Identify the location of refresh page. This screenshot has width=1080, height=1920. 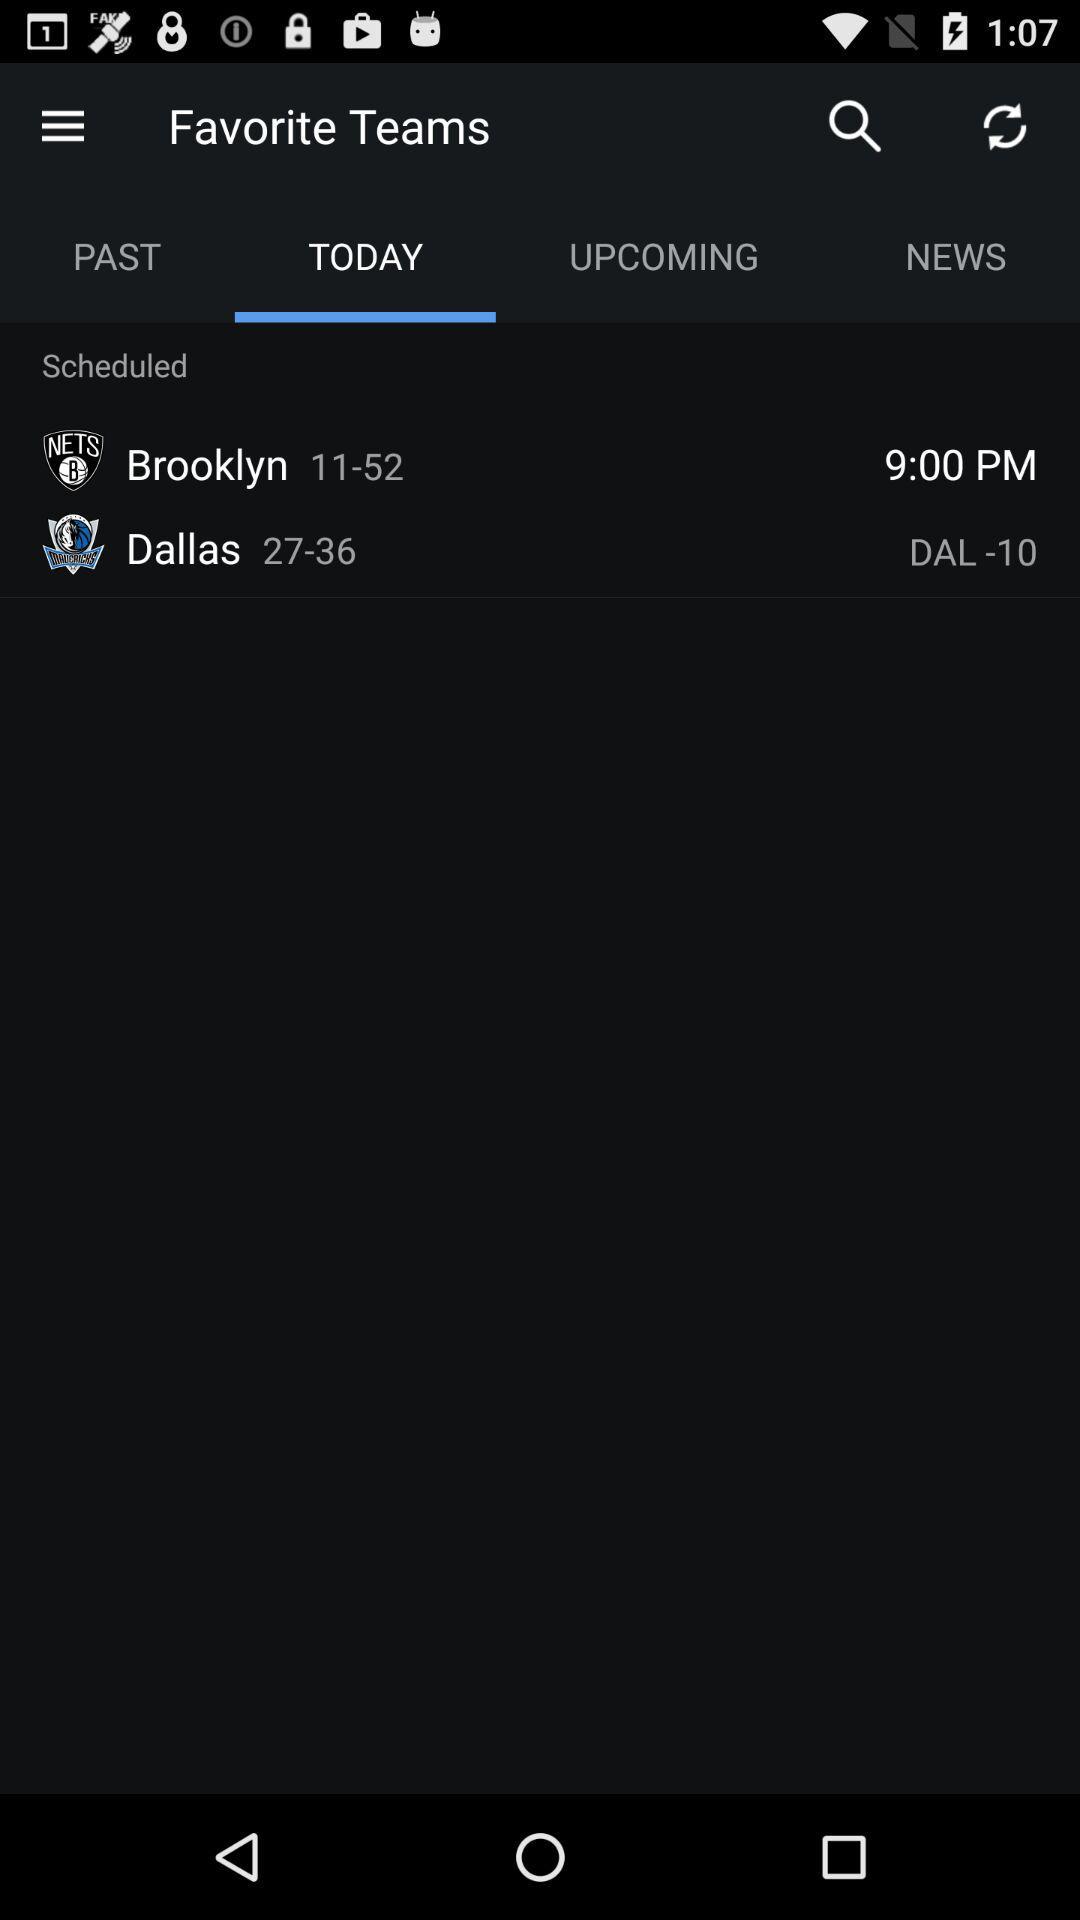
(1005, 124).